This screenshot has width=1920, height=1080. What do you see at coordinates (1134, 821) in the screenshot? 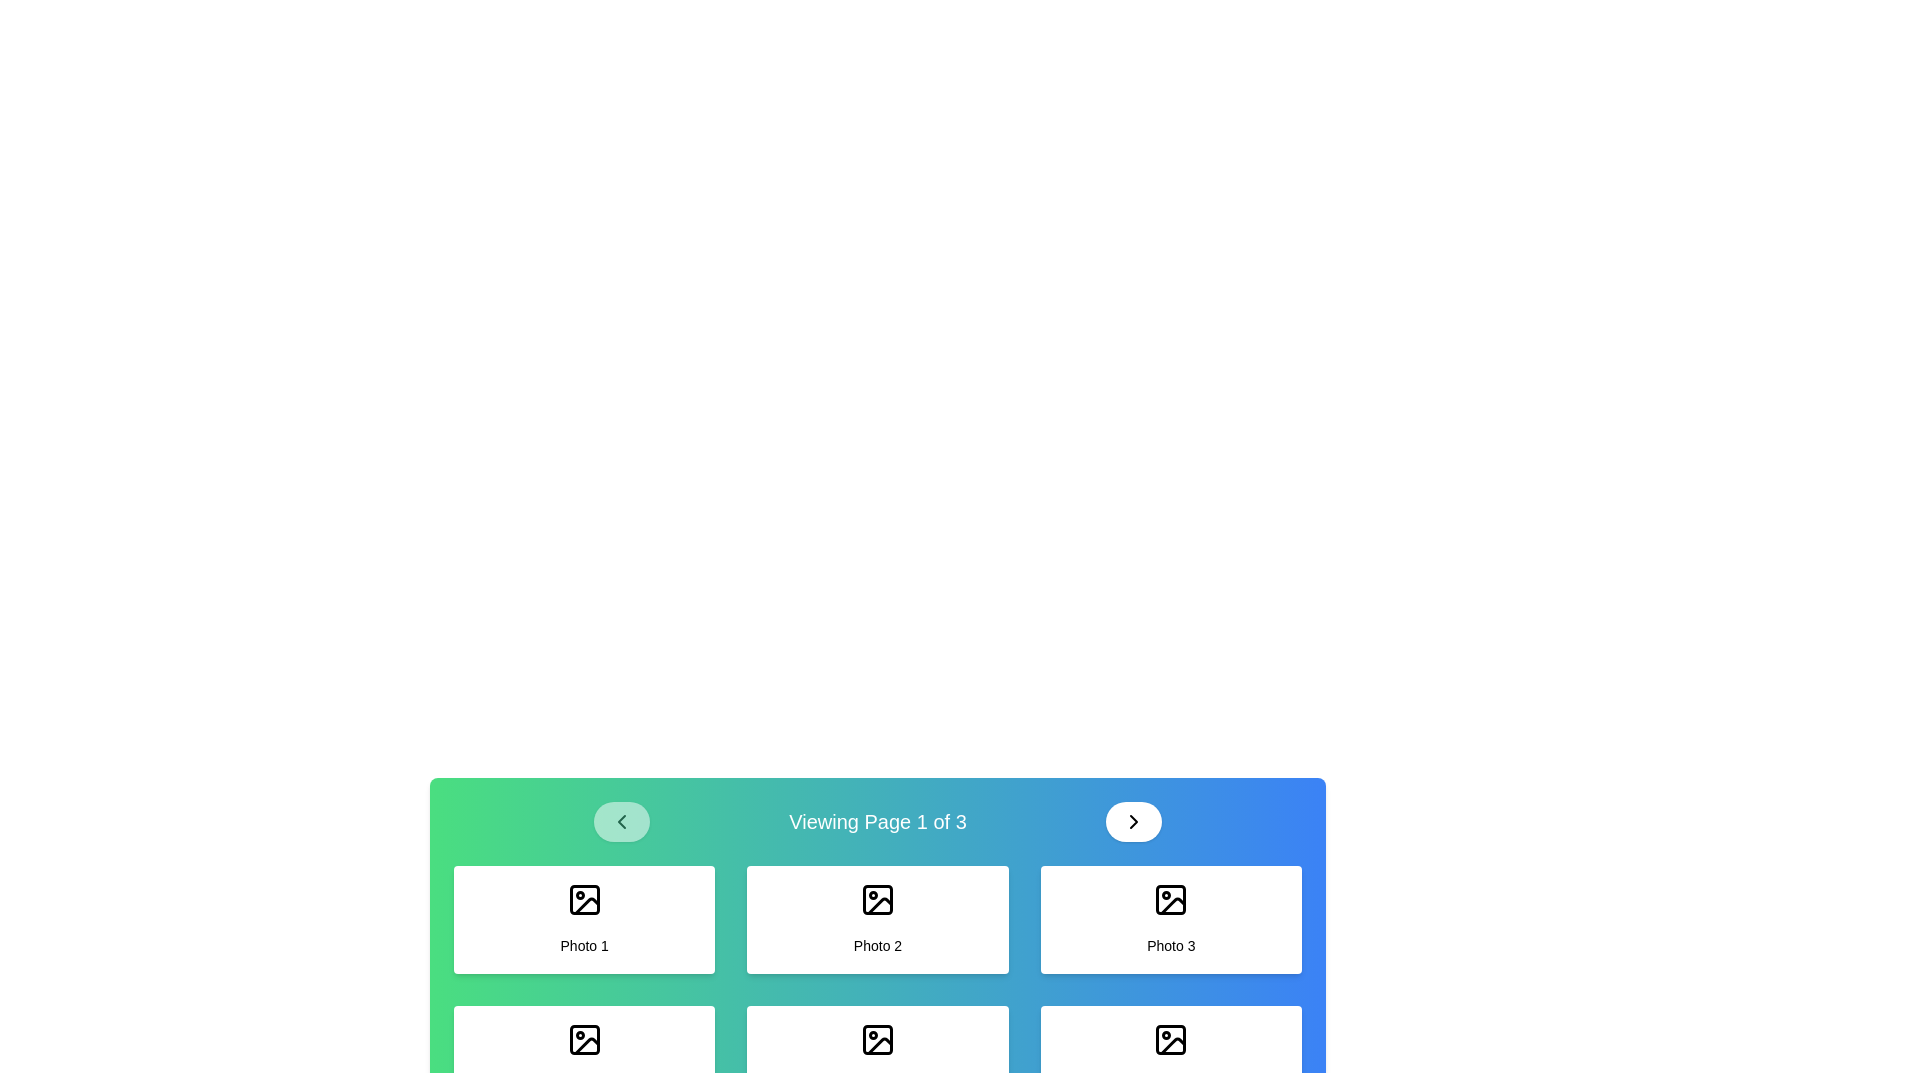
I see `the medium-sized rightward pointing arrow icon located within a circular button in the blue-shaded right section of the footer, aligned horizontally with the text 'Viewing Page 1 of 3', for accessibility navigation` at bounding box center [1134, 821].